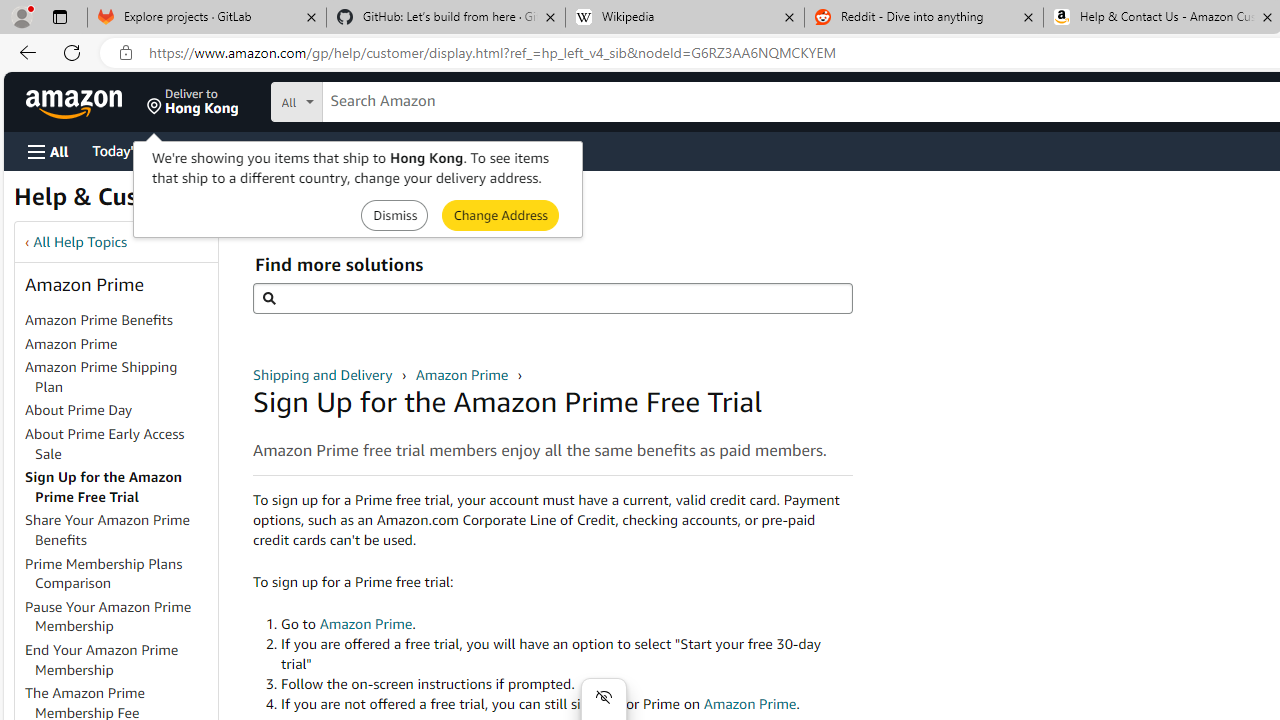 The image size is (1280, 720). What do you see at coordinates (119, 410) in the screenshot?
I see `'About Prime Day'` at bounding box center [119, 410].